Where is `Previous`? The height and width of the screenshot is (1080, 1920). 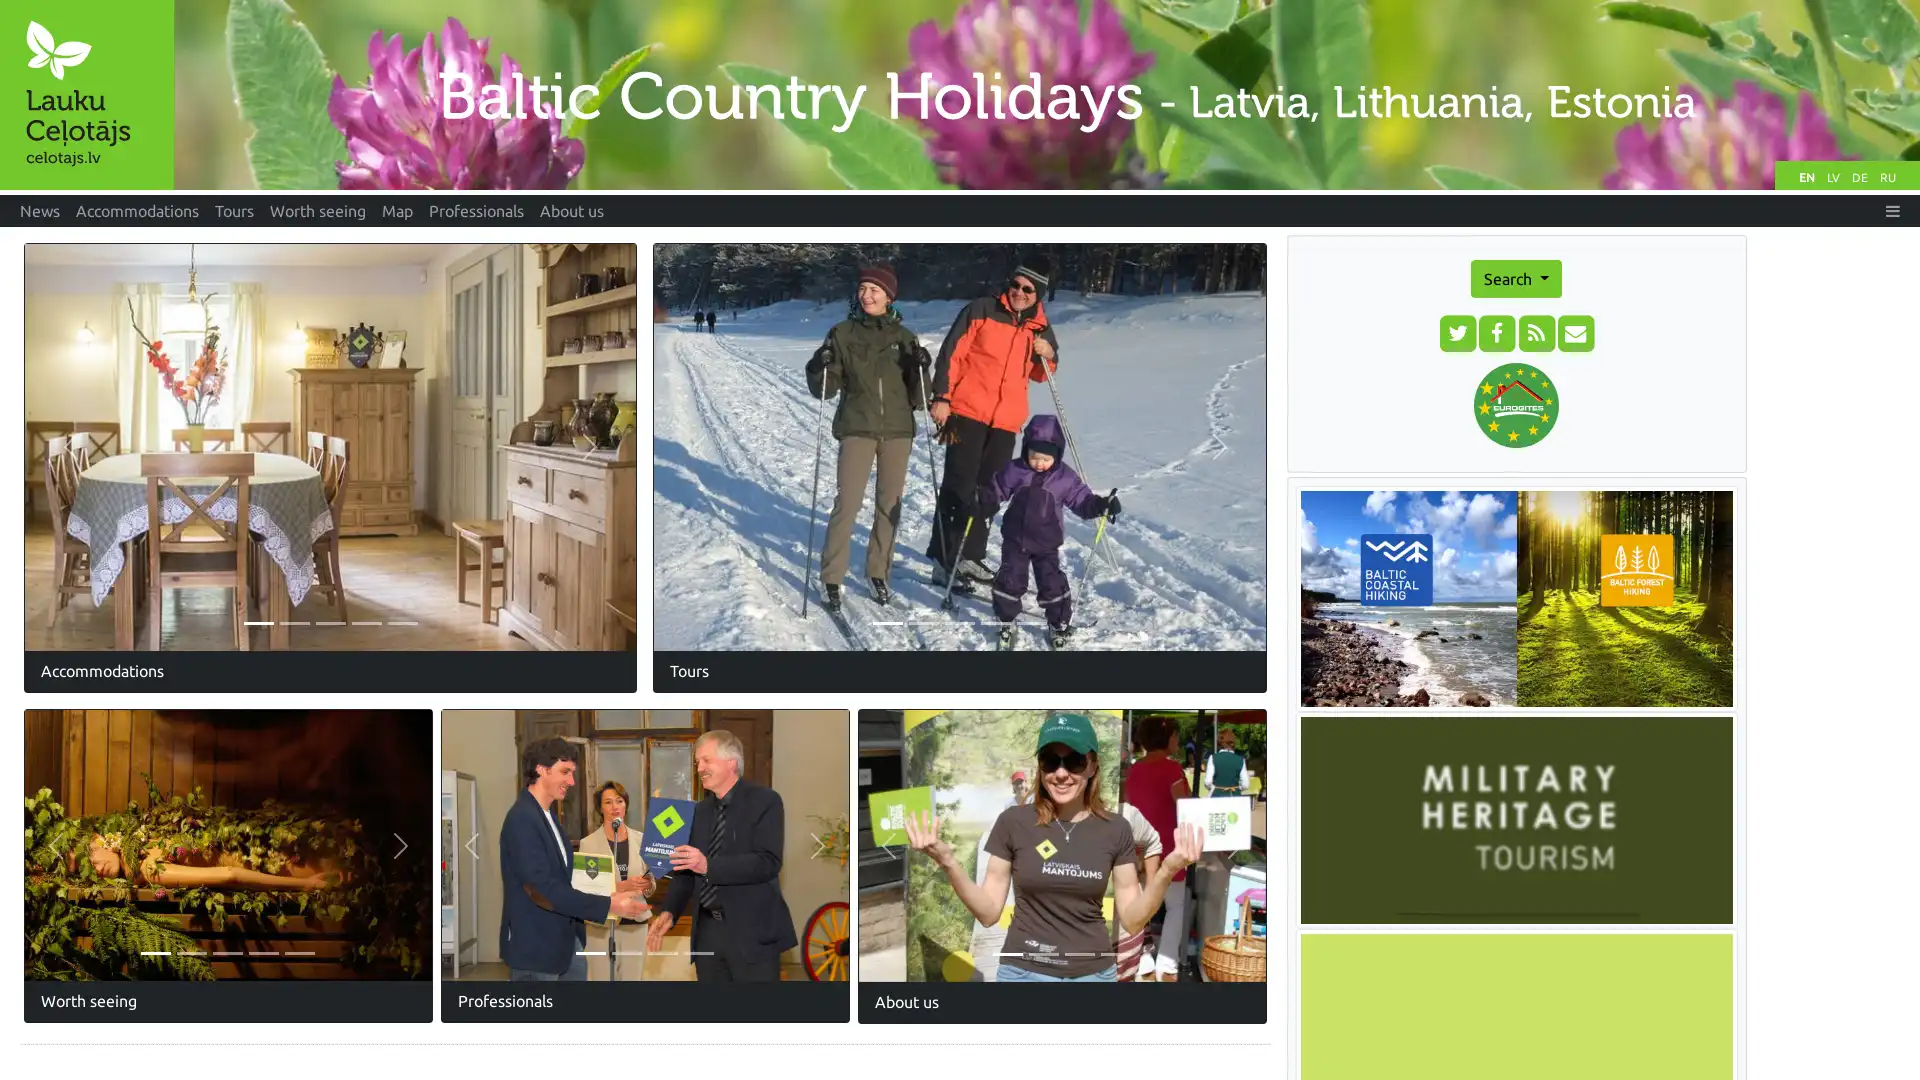 Previous is located at coordinates (70, 446).